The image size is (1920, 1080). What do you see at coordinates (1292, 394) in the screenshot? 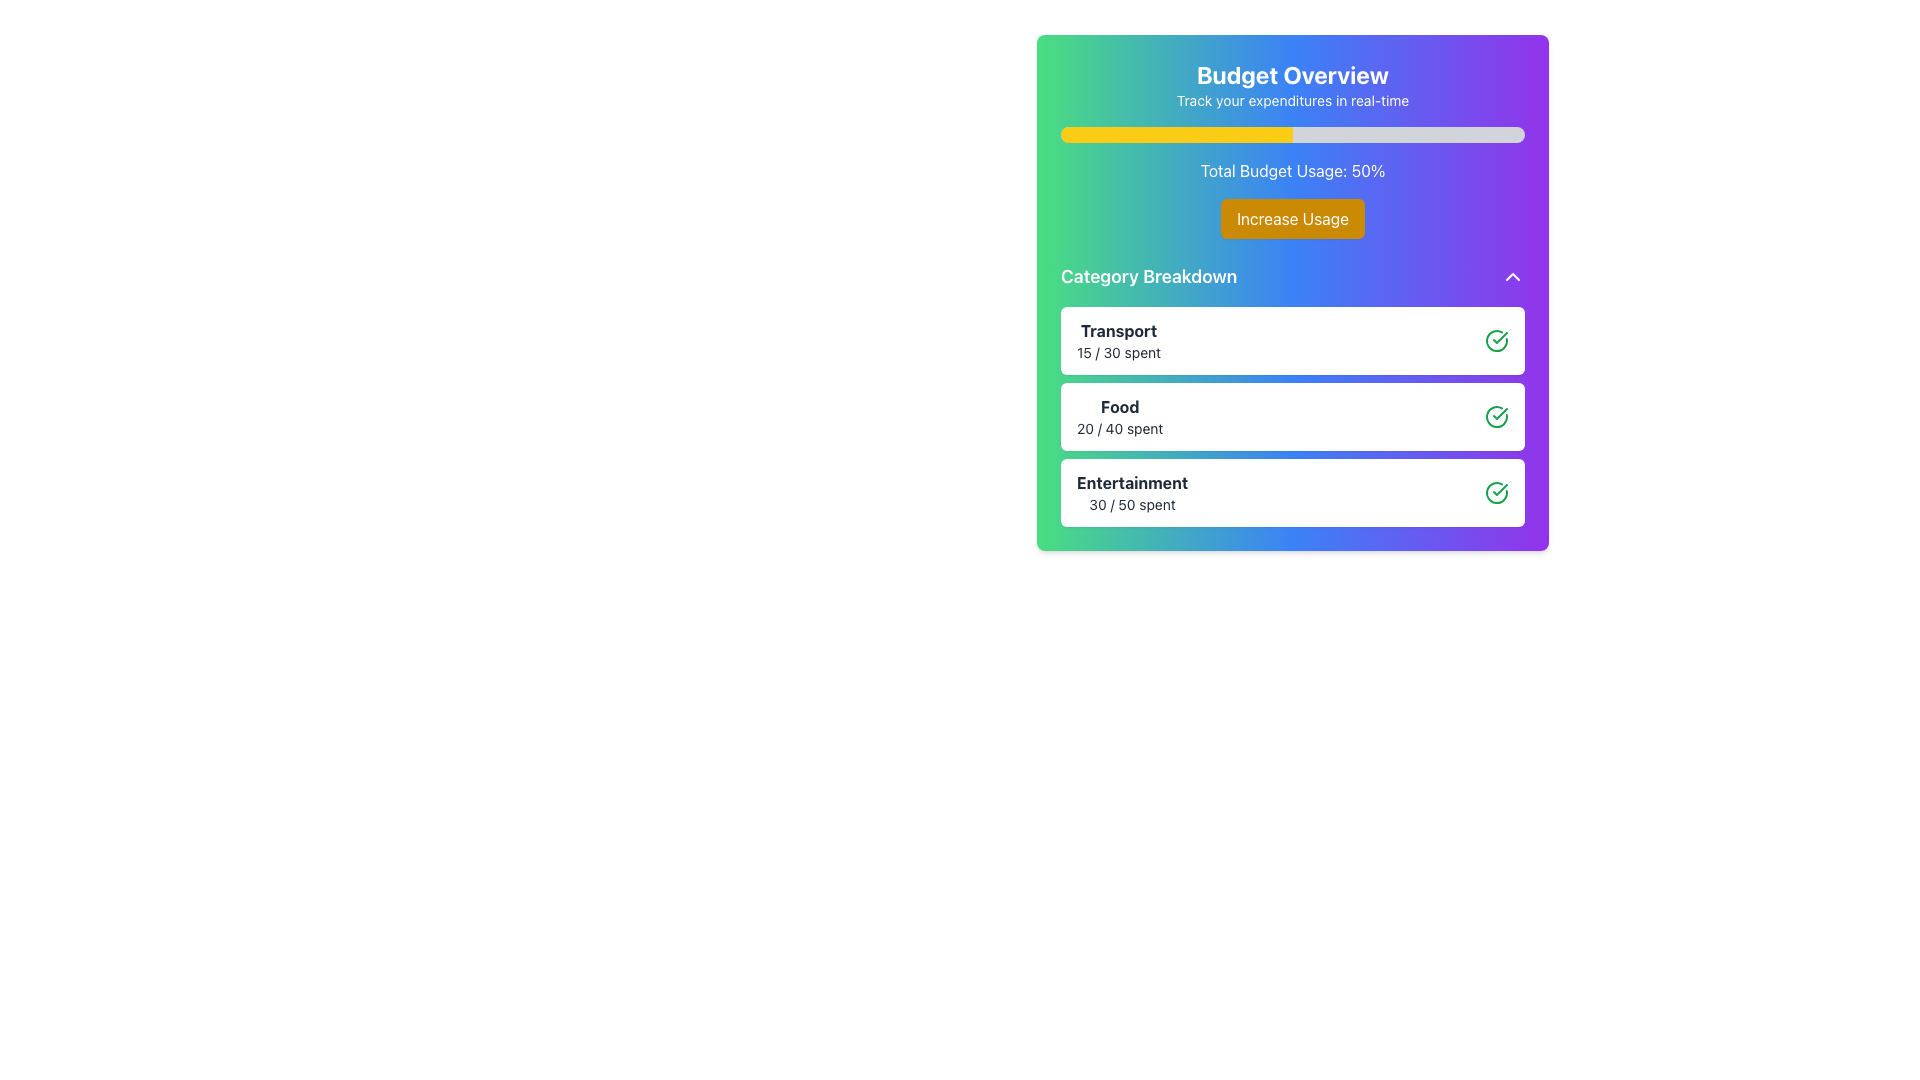
I see `the second vertical list item displaying expense details under the 'Category Breakdown' section` at bounding box center [1292, 394].